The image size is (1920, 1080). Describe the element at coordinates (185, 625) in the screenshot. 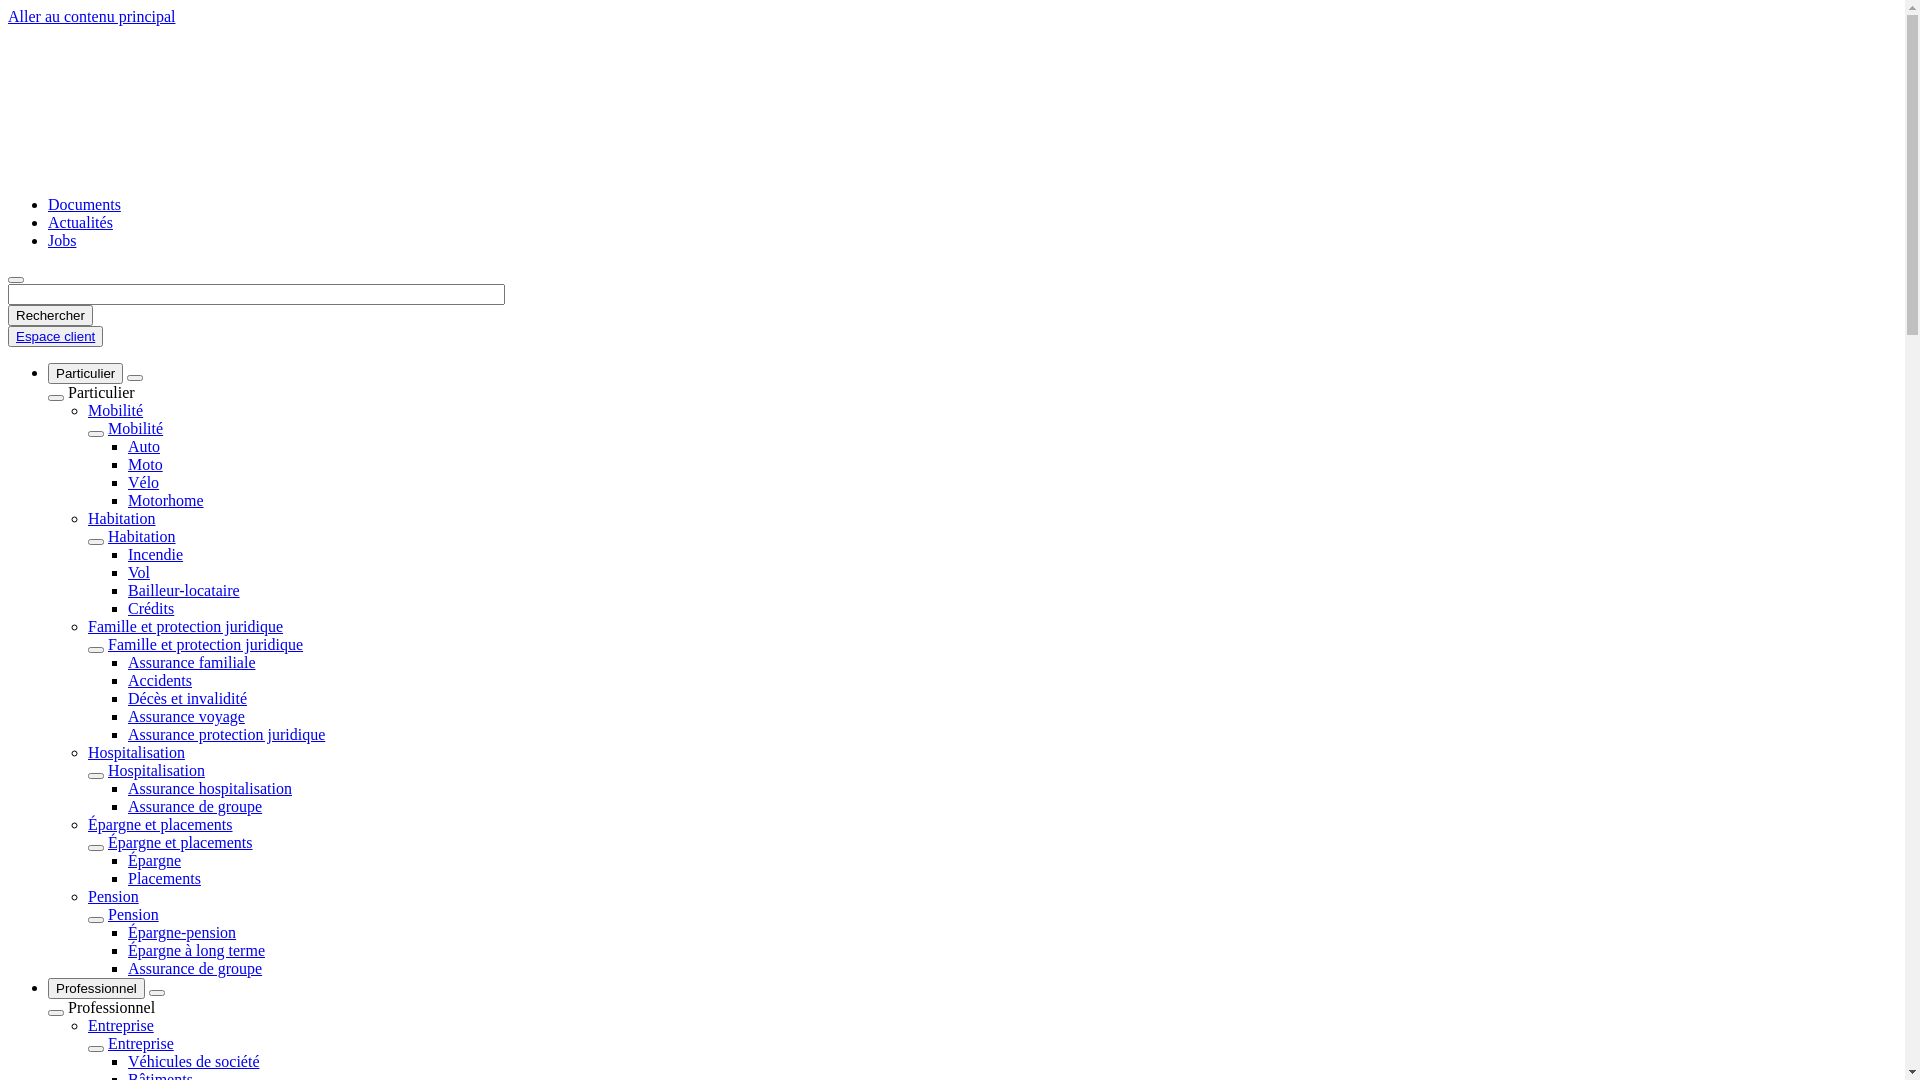

I see `'Famille et protection juridique'` at that location.